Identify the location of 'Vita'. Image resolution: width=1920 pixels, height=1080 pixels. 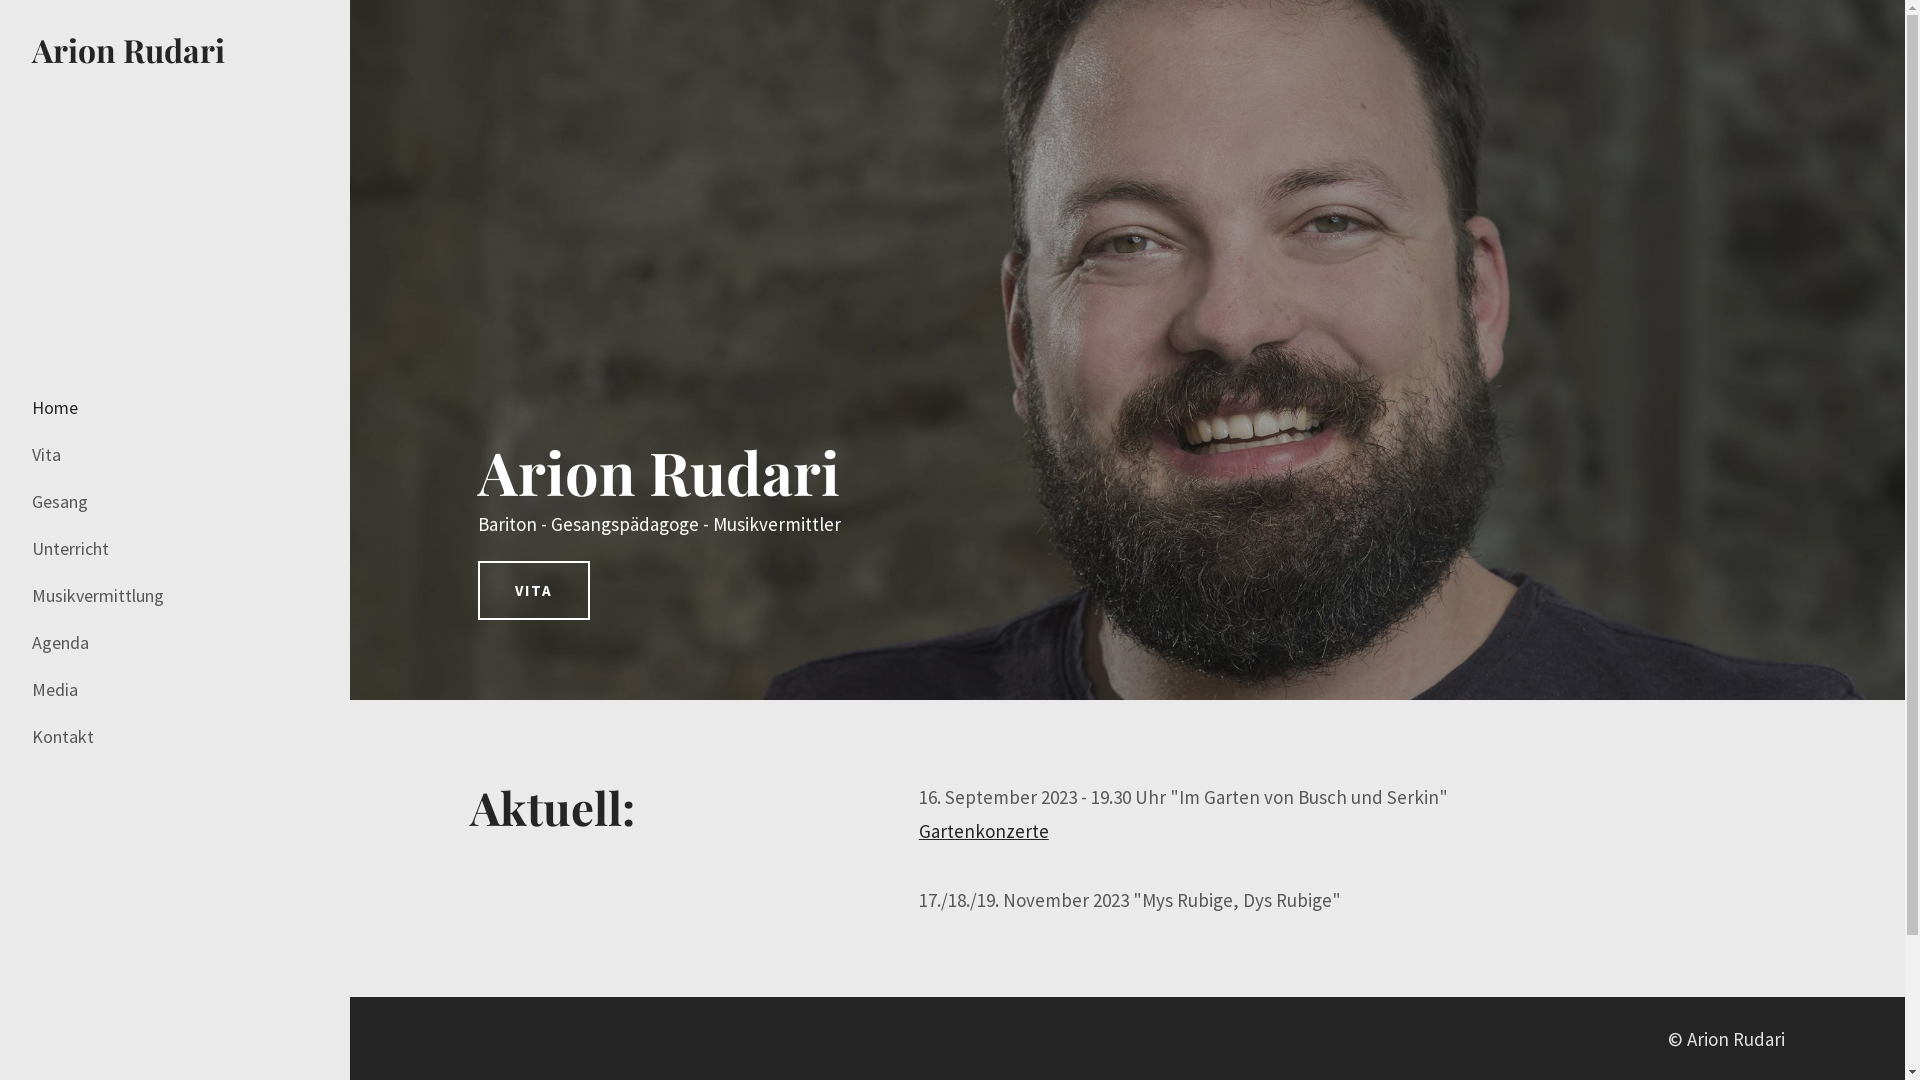
(52, 455).